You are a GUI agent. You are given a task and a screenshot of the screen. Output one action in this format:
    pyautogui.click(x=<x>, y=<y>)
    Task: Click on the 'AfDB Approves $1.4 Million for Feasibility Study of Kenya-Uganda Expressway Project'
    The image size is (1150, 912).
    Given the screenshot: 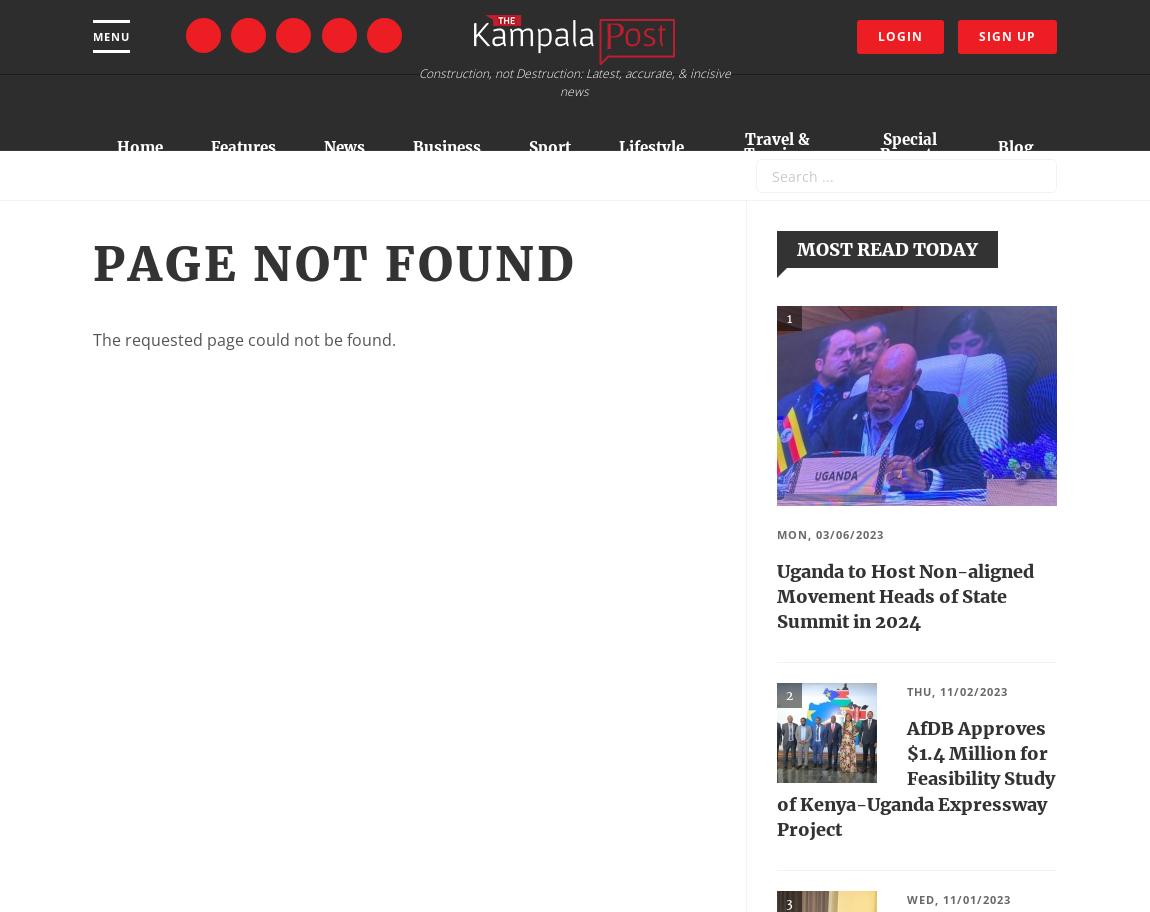 What is the action you would take?
    pyautogui.click(x=915, y=778)
    